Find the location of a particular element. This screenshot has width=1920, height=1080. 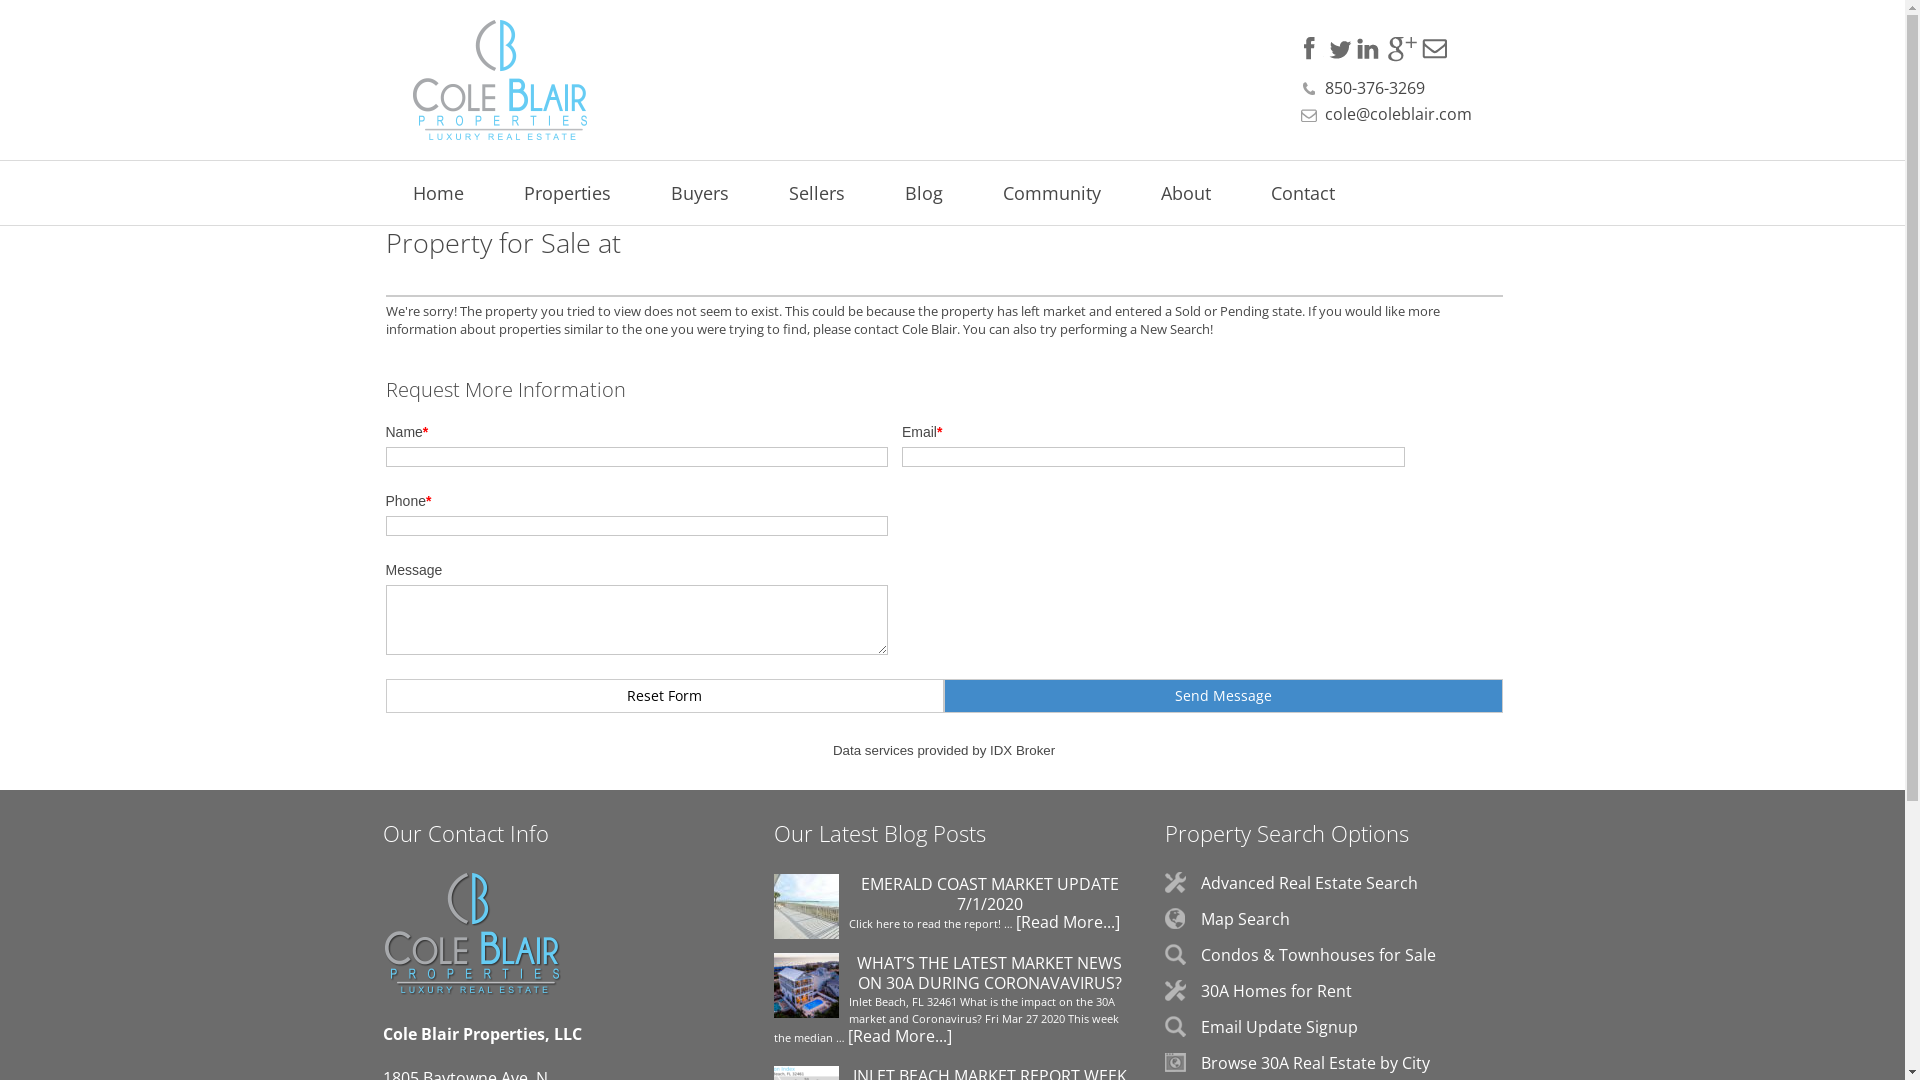

'Contact' is located at coordinates (1301, 192).